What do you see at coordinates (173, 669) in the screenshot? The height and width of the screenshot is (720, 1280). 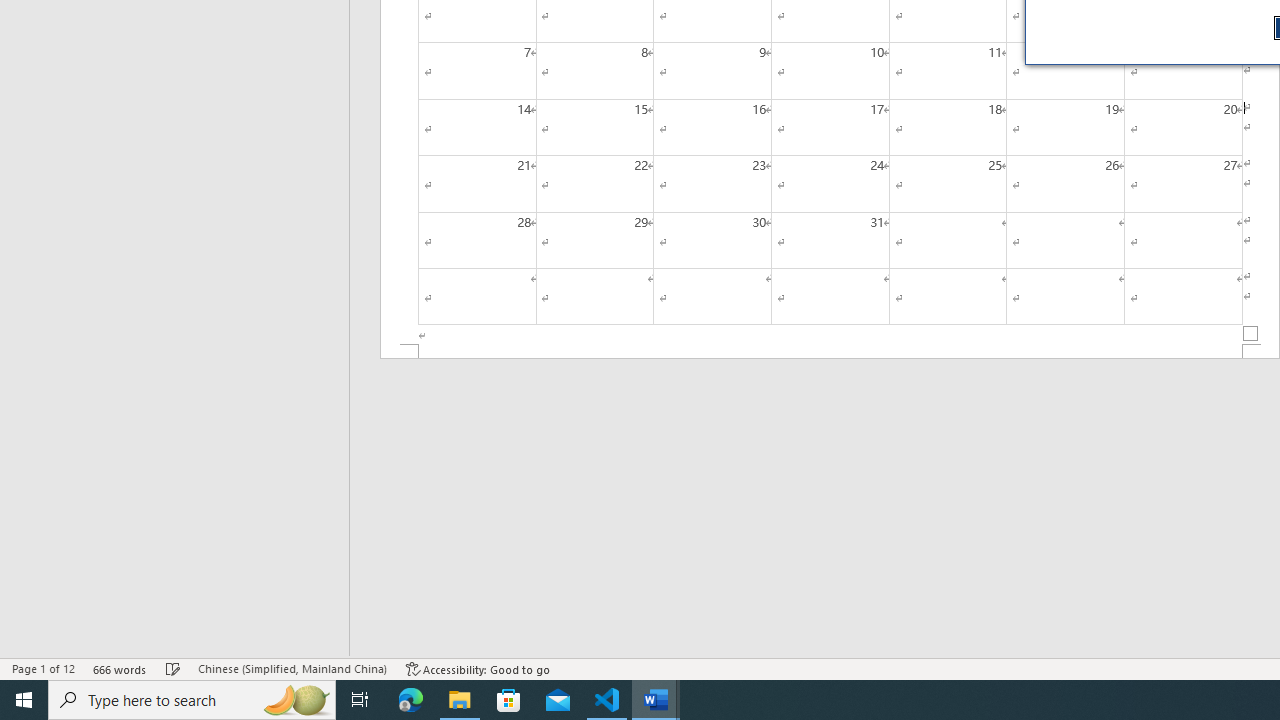 I see `'Spelling and Grammar Check Checking'` at bounding box center [173, 669].